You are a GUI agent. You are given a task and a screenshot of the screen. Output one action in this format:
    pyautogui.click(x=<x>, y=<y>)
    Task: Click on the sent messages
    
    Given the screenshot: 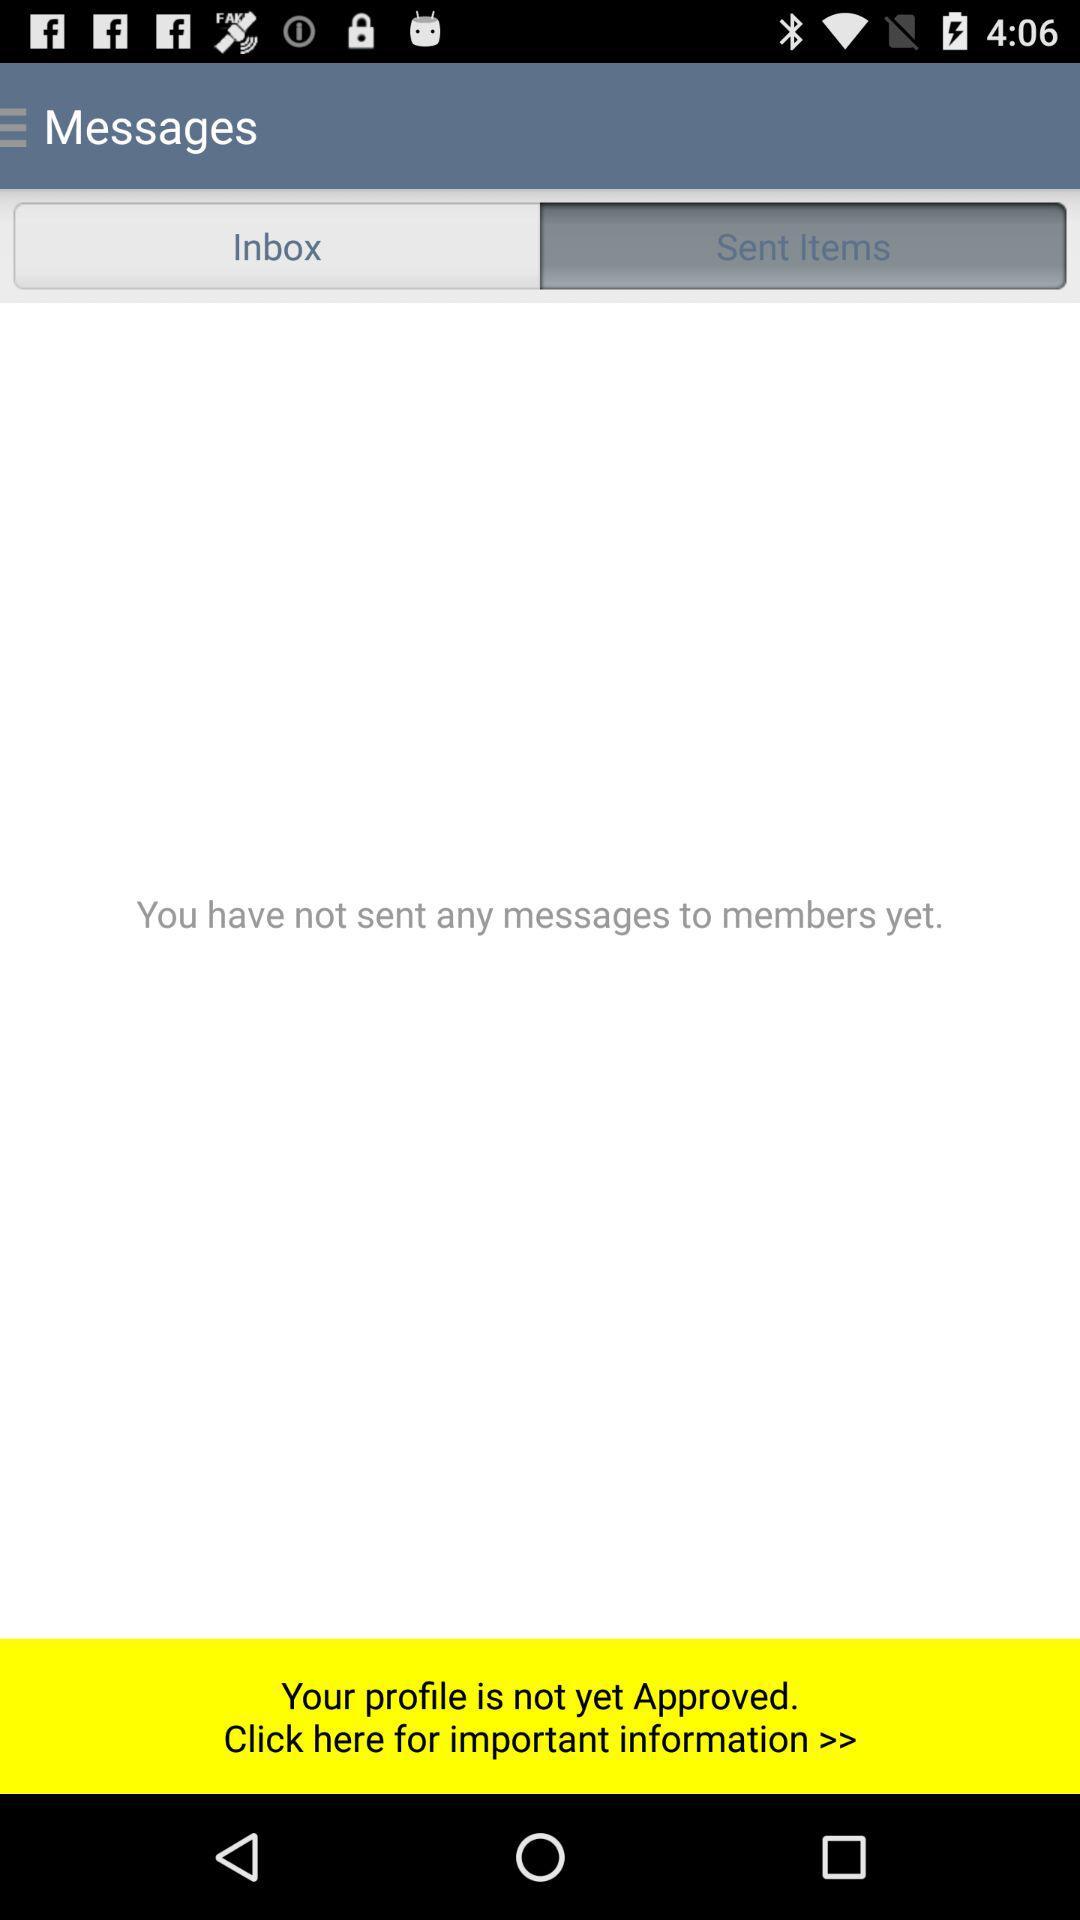 What is the action you would take?
    pyautogui.click(x=540, y=970)
    